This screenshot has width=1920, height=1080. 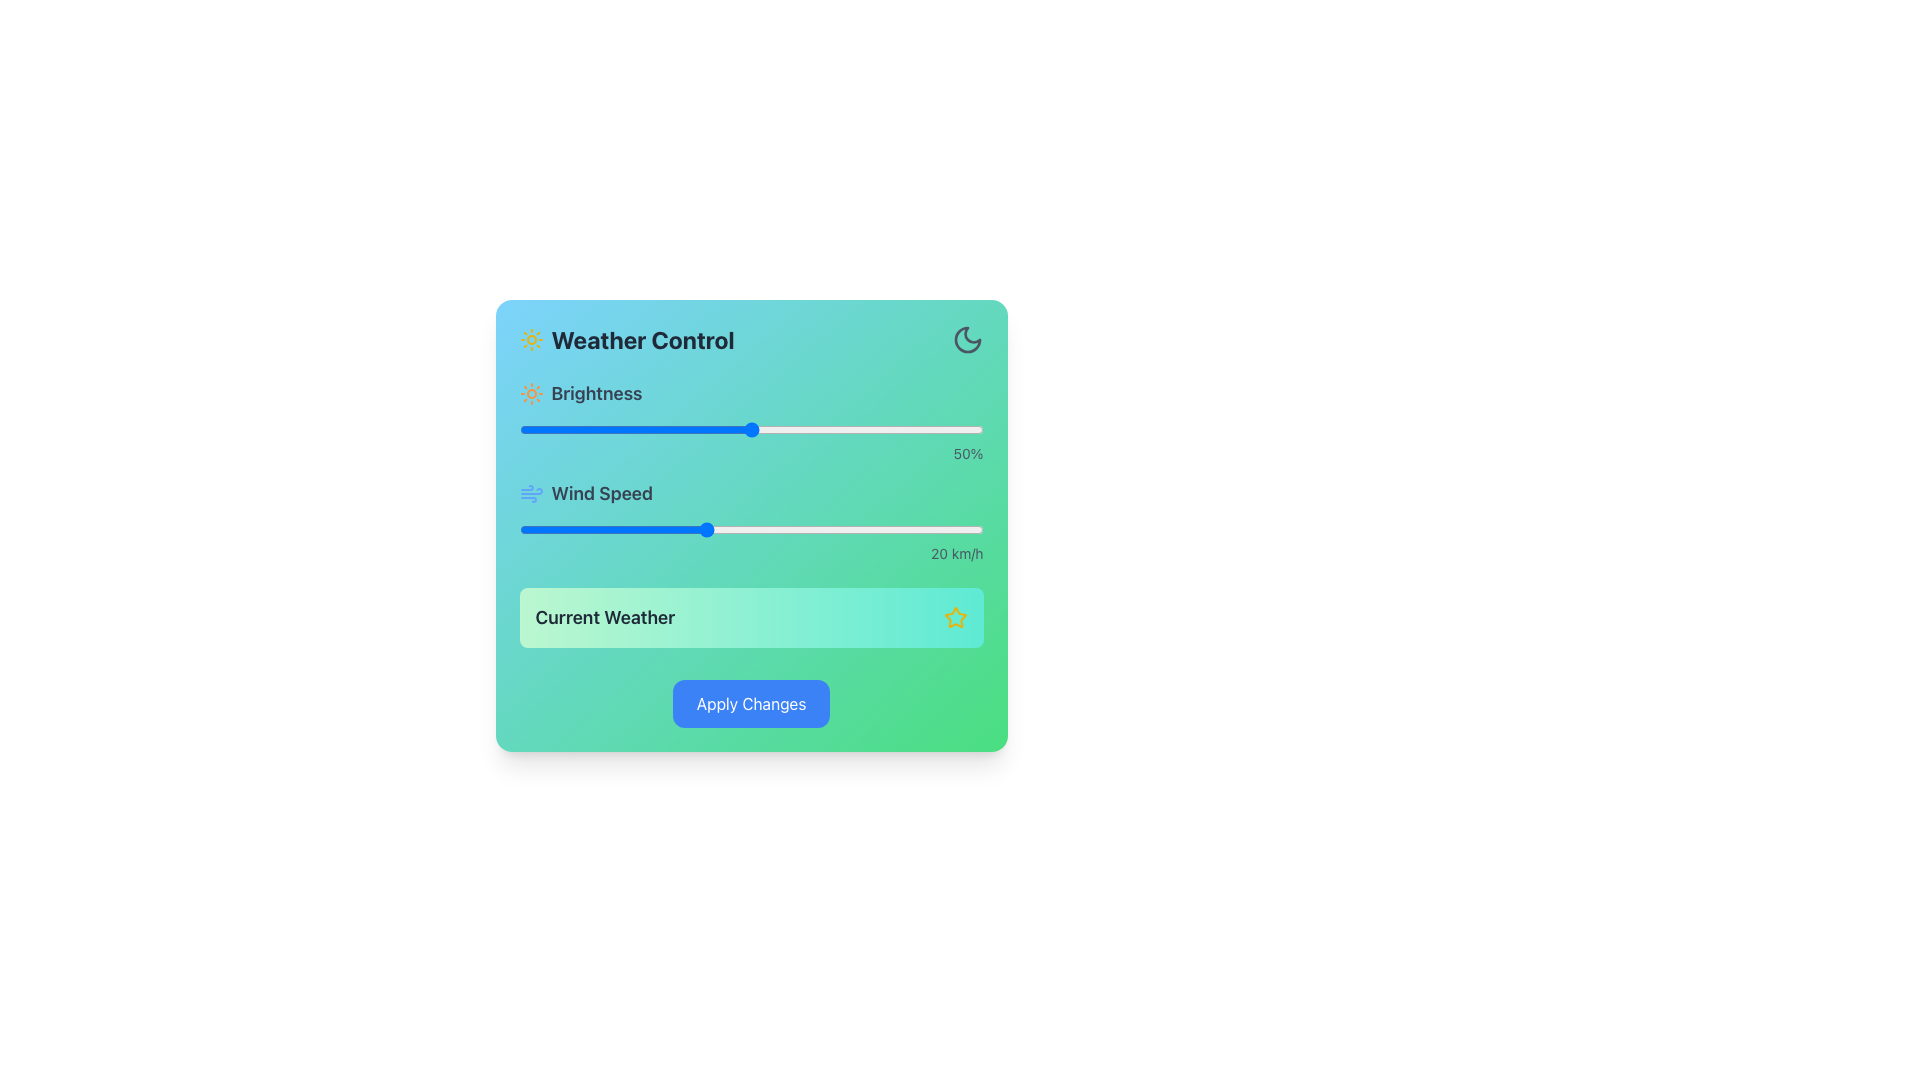 What do you see at coordinates (967, 338) in the screenshot?
I see `the crescent moon icon with a gray outline located at the top-right corner of the 'Weather Control' component` at bounding box center [967, 338].